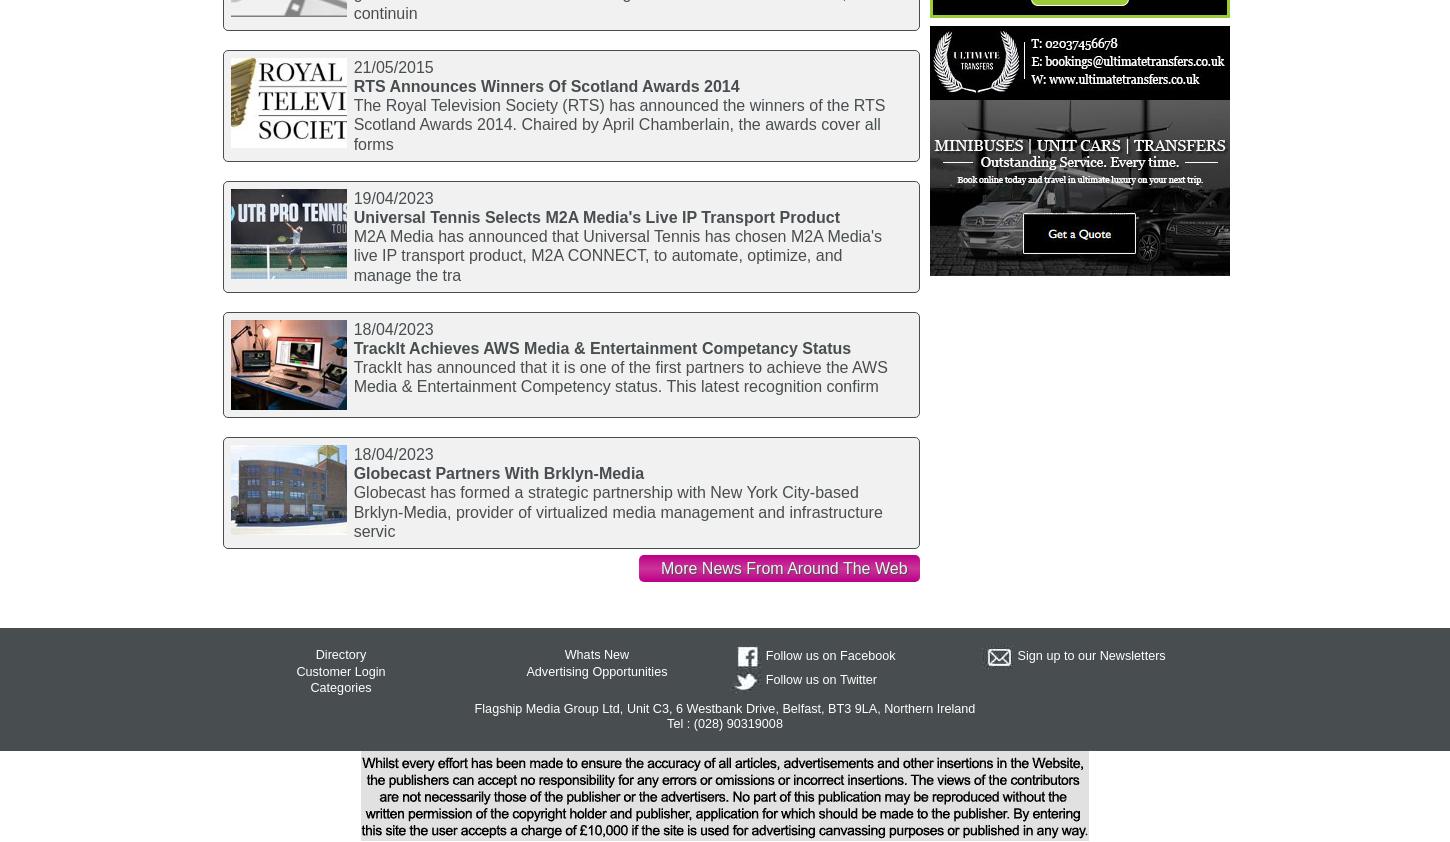 This screenshot has width=1450, height=842. What do you see at coordinates (602, 348) in the screenshot?
I see `'TrackIt Achieves AWS Media & Entertainment Competancy Status'` at bounding box center [602, 348].